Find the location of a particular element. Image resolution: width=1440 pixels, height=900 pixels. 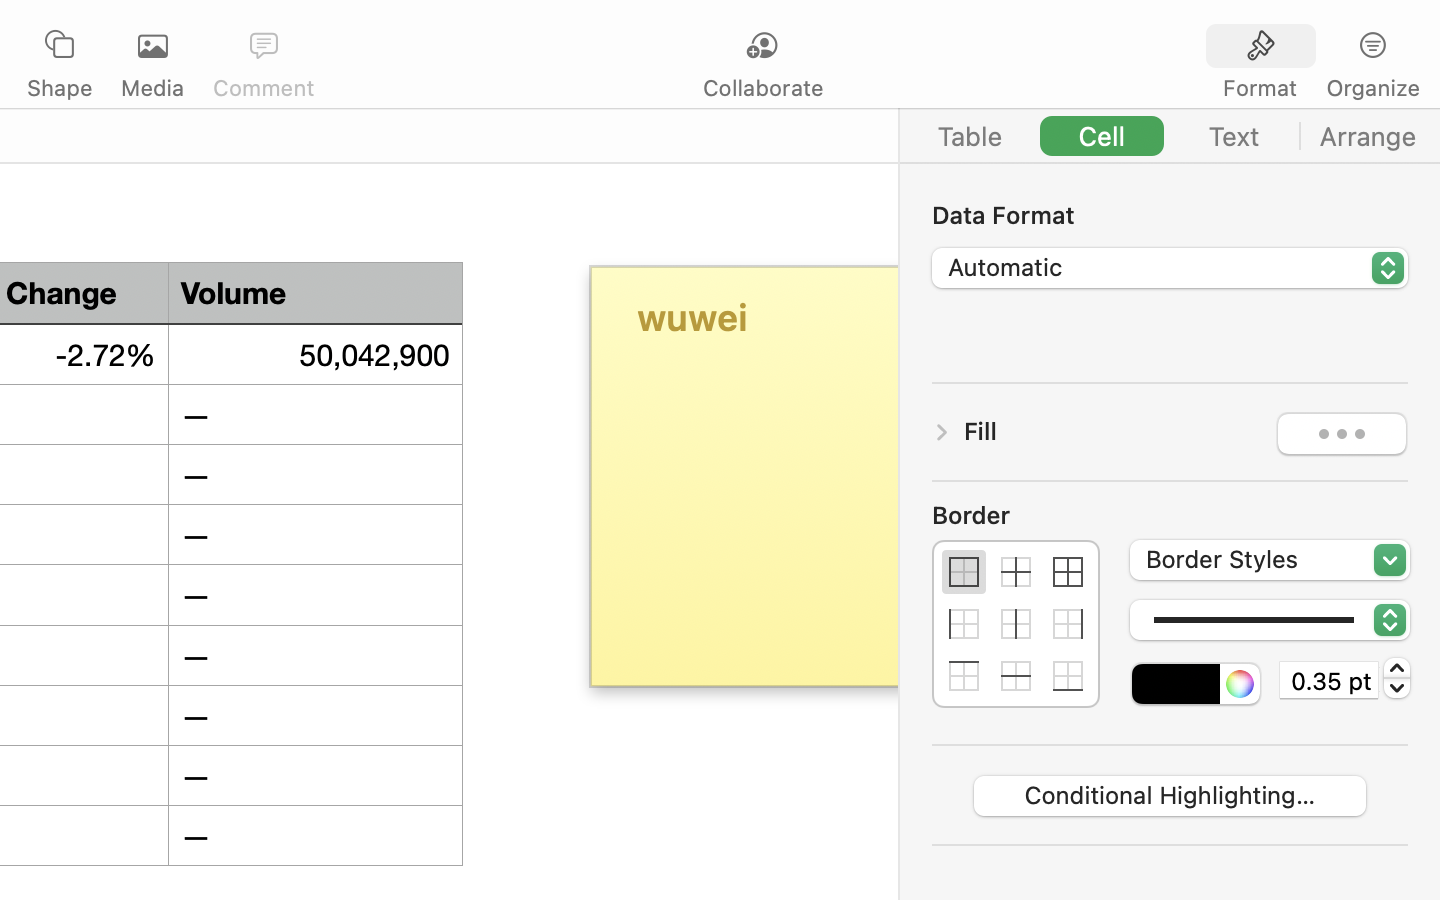

'<AXUIElement 0x155699720> {pid=1420}' is located at coordinates (1170, 135).